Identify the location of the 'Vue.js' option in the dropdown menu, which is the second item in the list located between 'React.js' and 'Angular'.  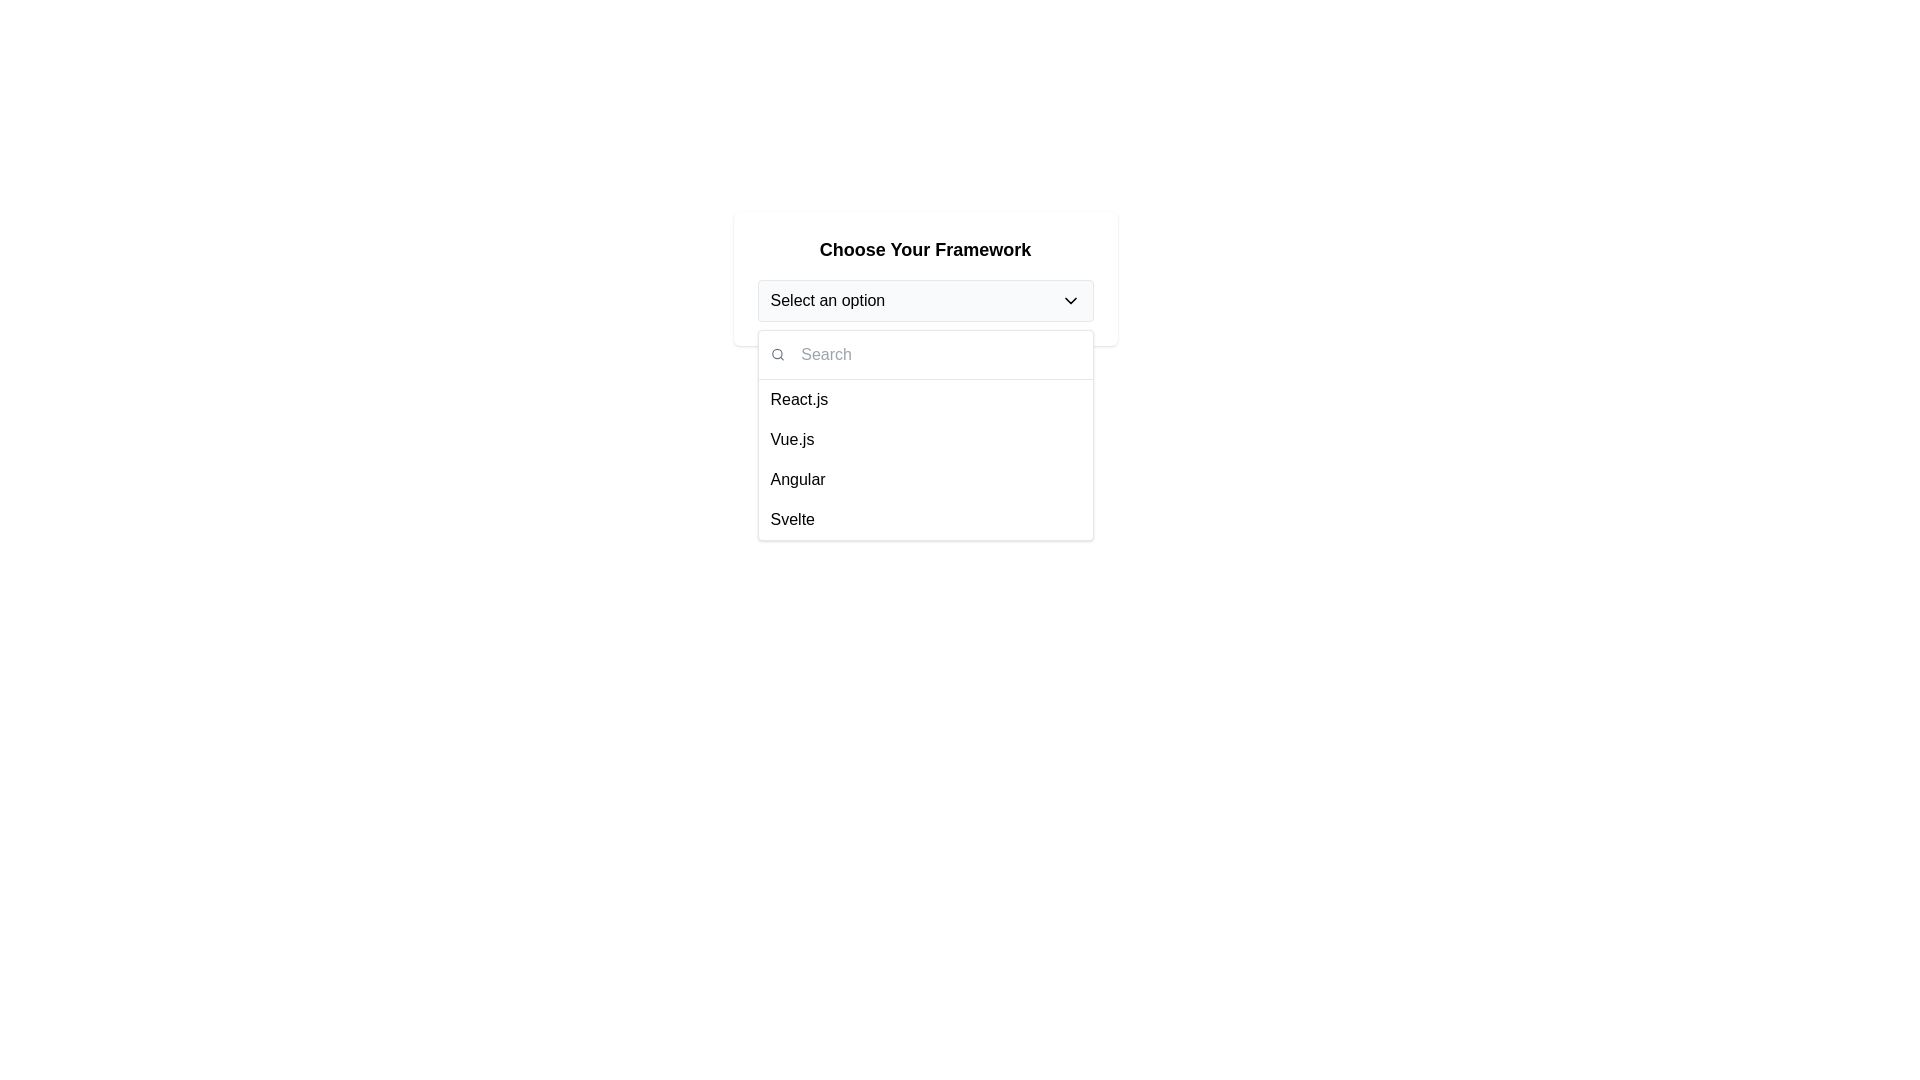
(924, 438).